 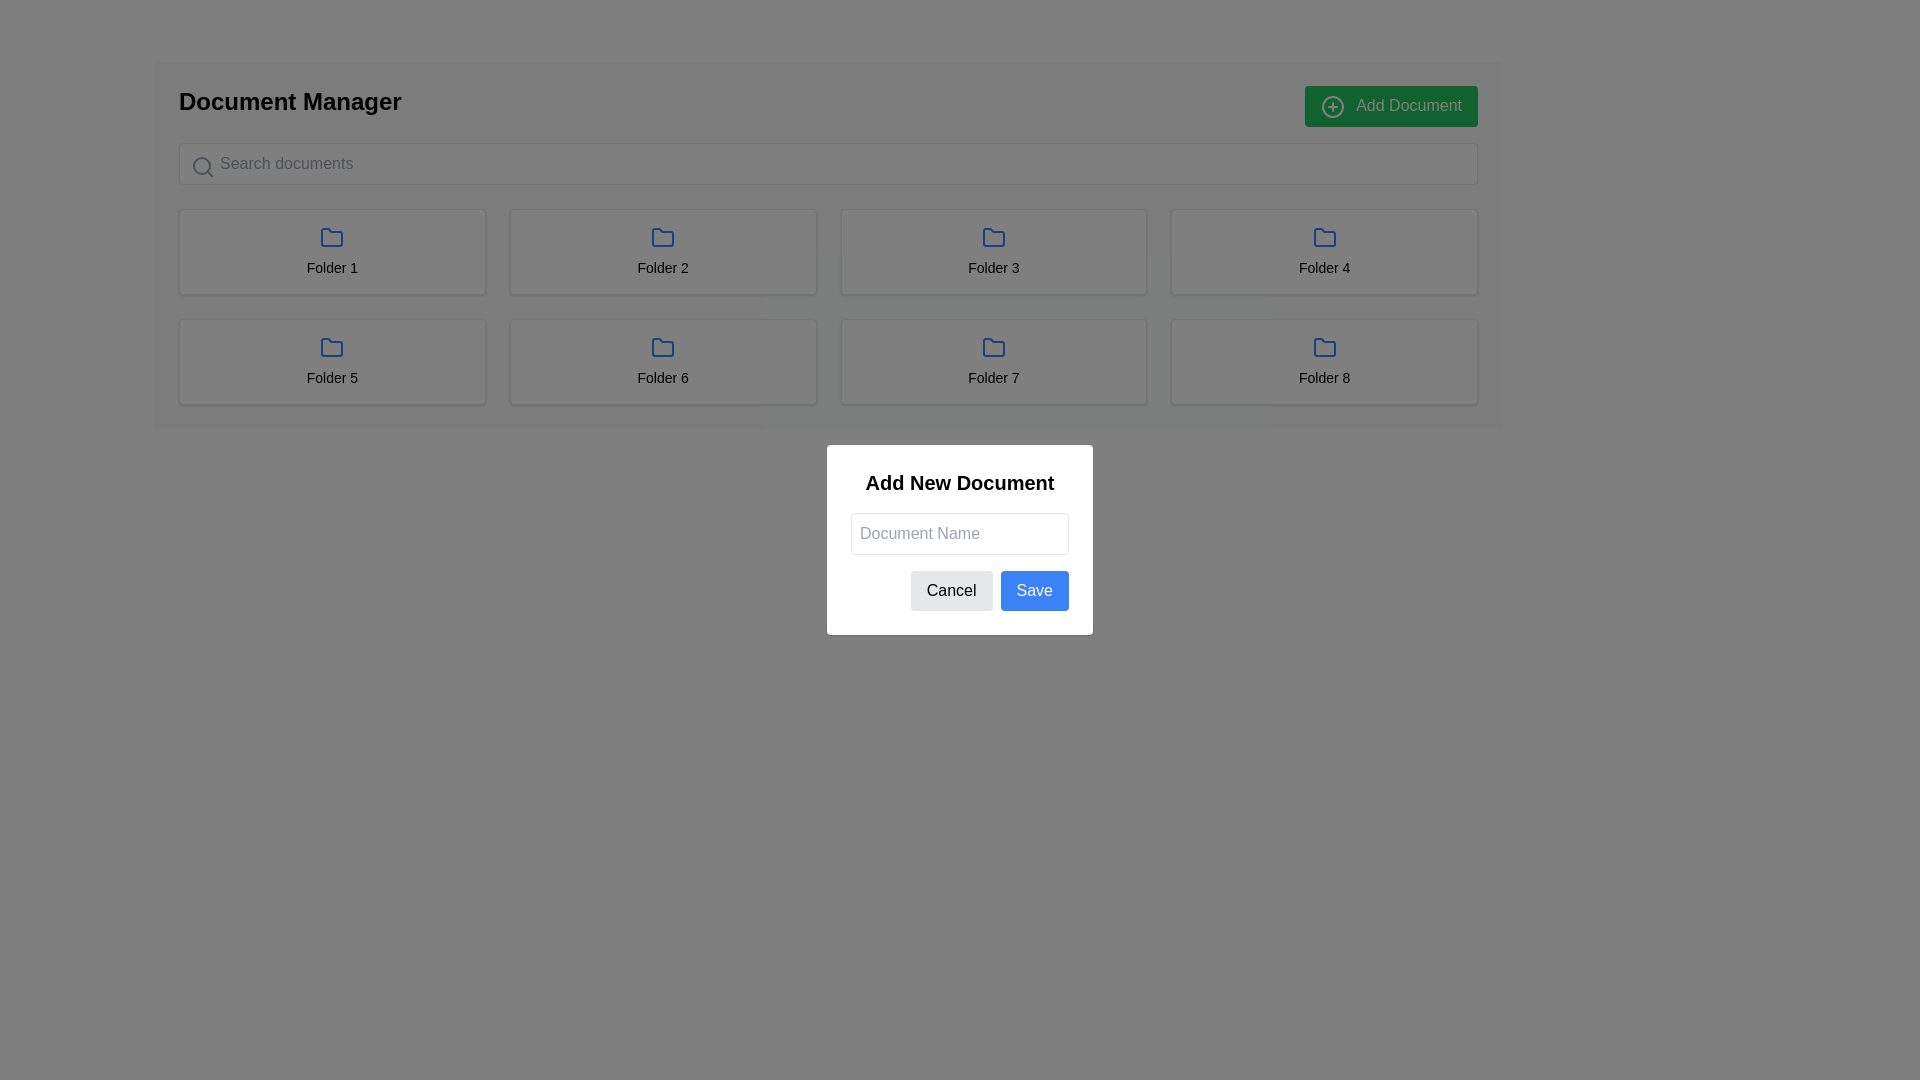 What do you see at coordinates (960, 482) in the screenshot?
I see `the header that serves as the title for the modal to add a new document, which is located at the top center of the modal` at bounding box center [960, 482].